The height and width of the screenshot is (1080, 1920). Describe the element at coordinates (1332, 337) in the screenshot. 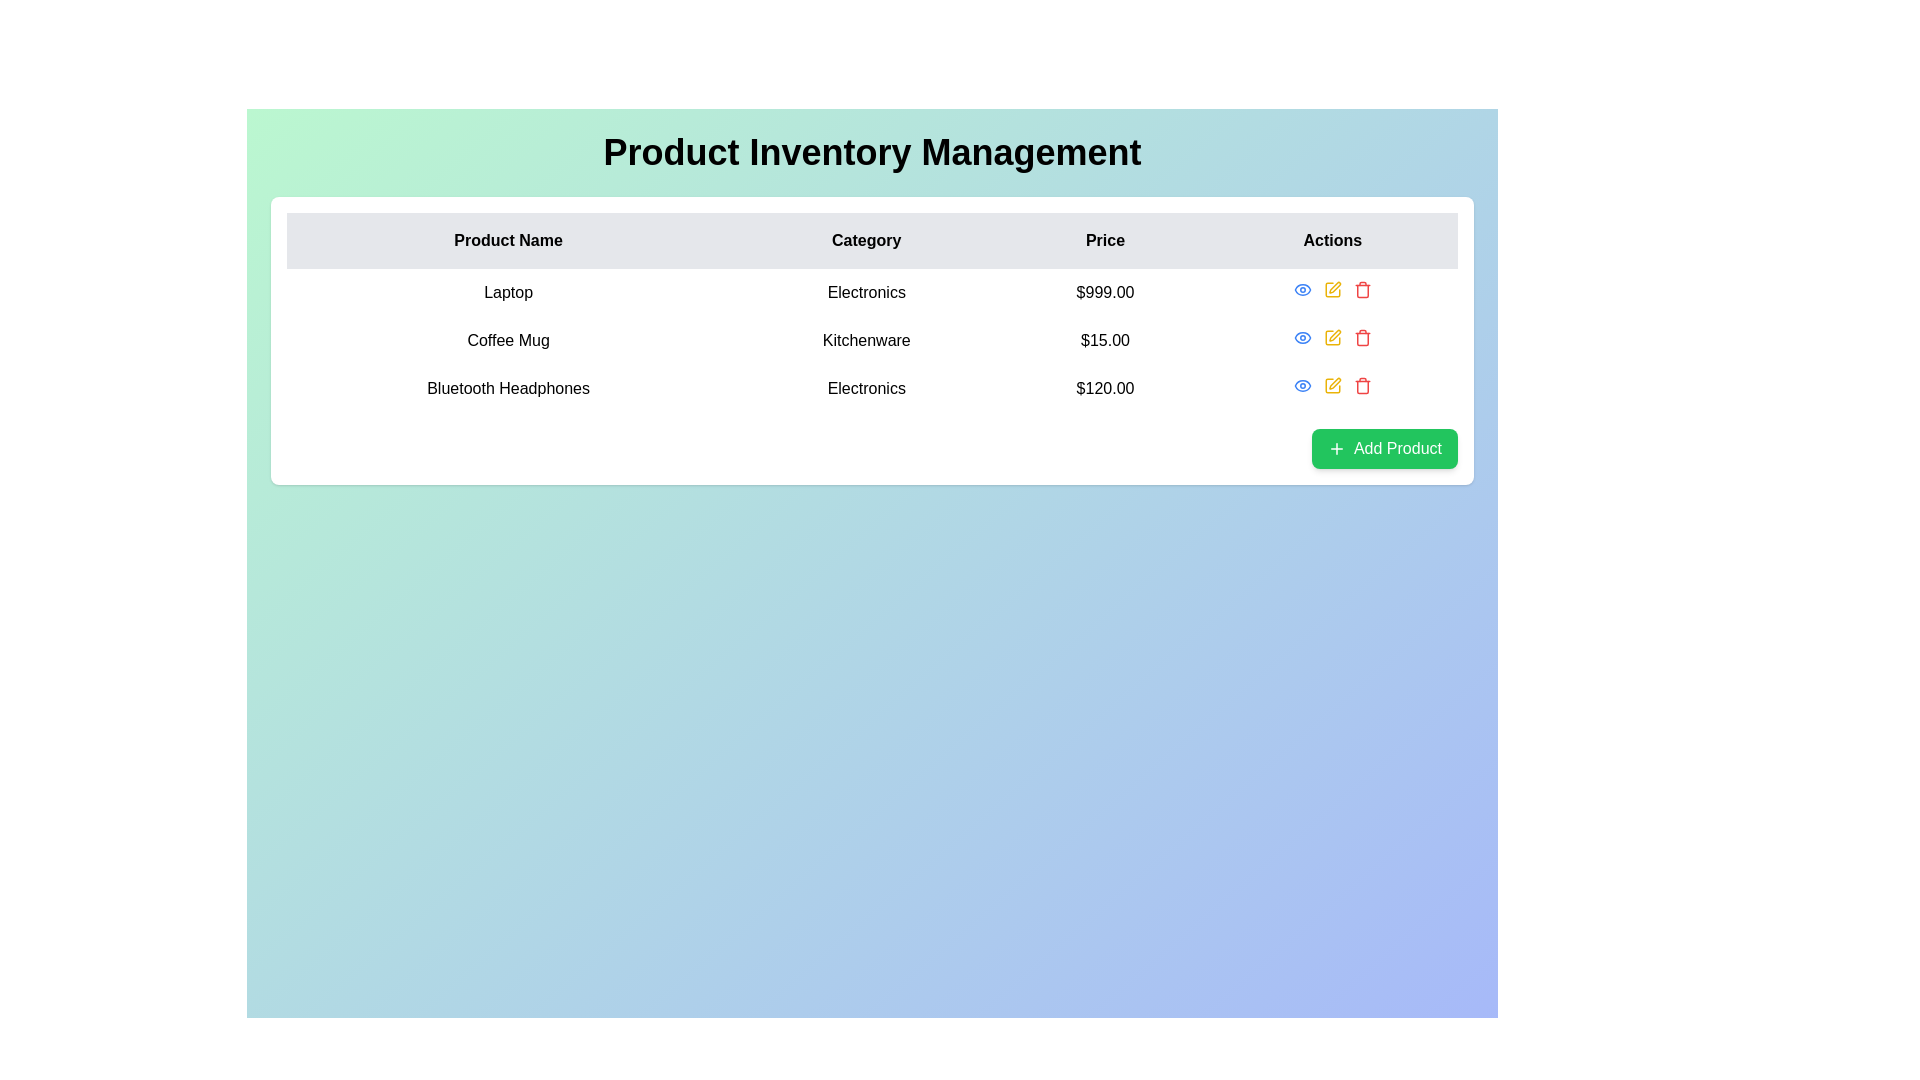

I see `the edit button located in the 'Actions' column of the table for the 'Coffee Mug' product, which is the second icon from the left in the action buttons group` at that location.